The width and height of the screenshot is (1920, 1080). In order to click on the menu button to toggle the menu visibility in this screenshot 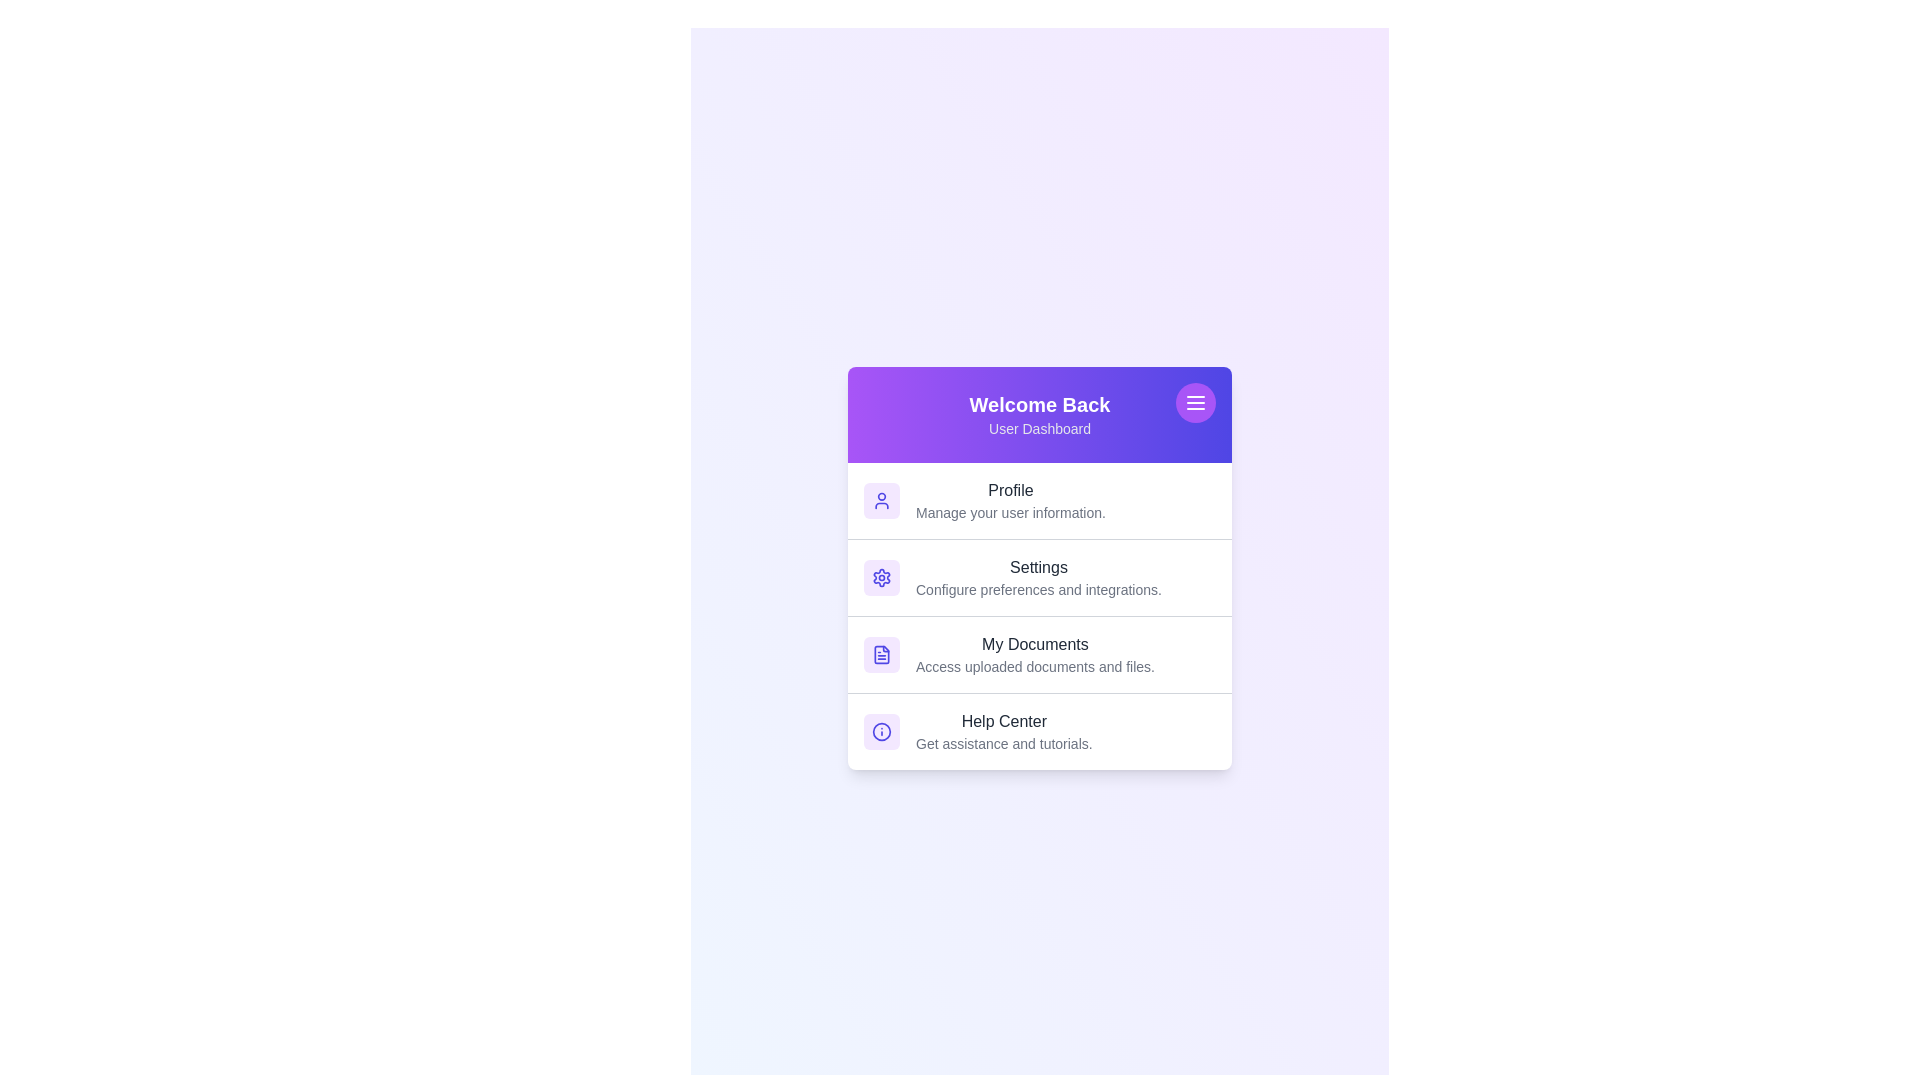, I will do `click(1195, 402)`.